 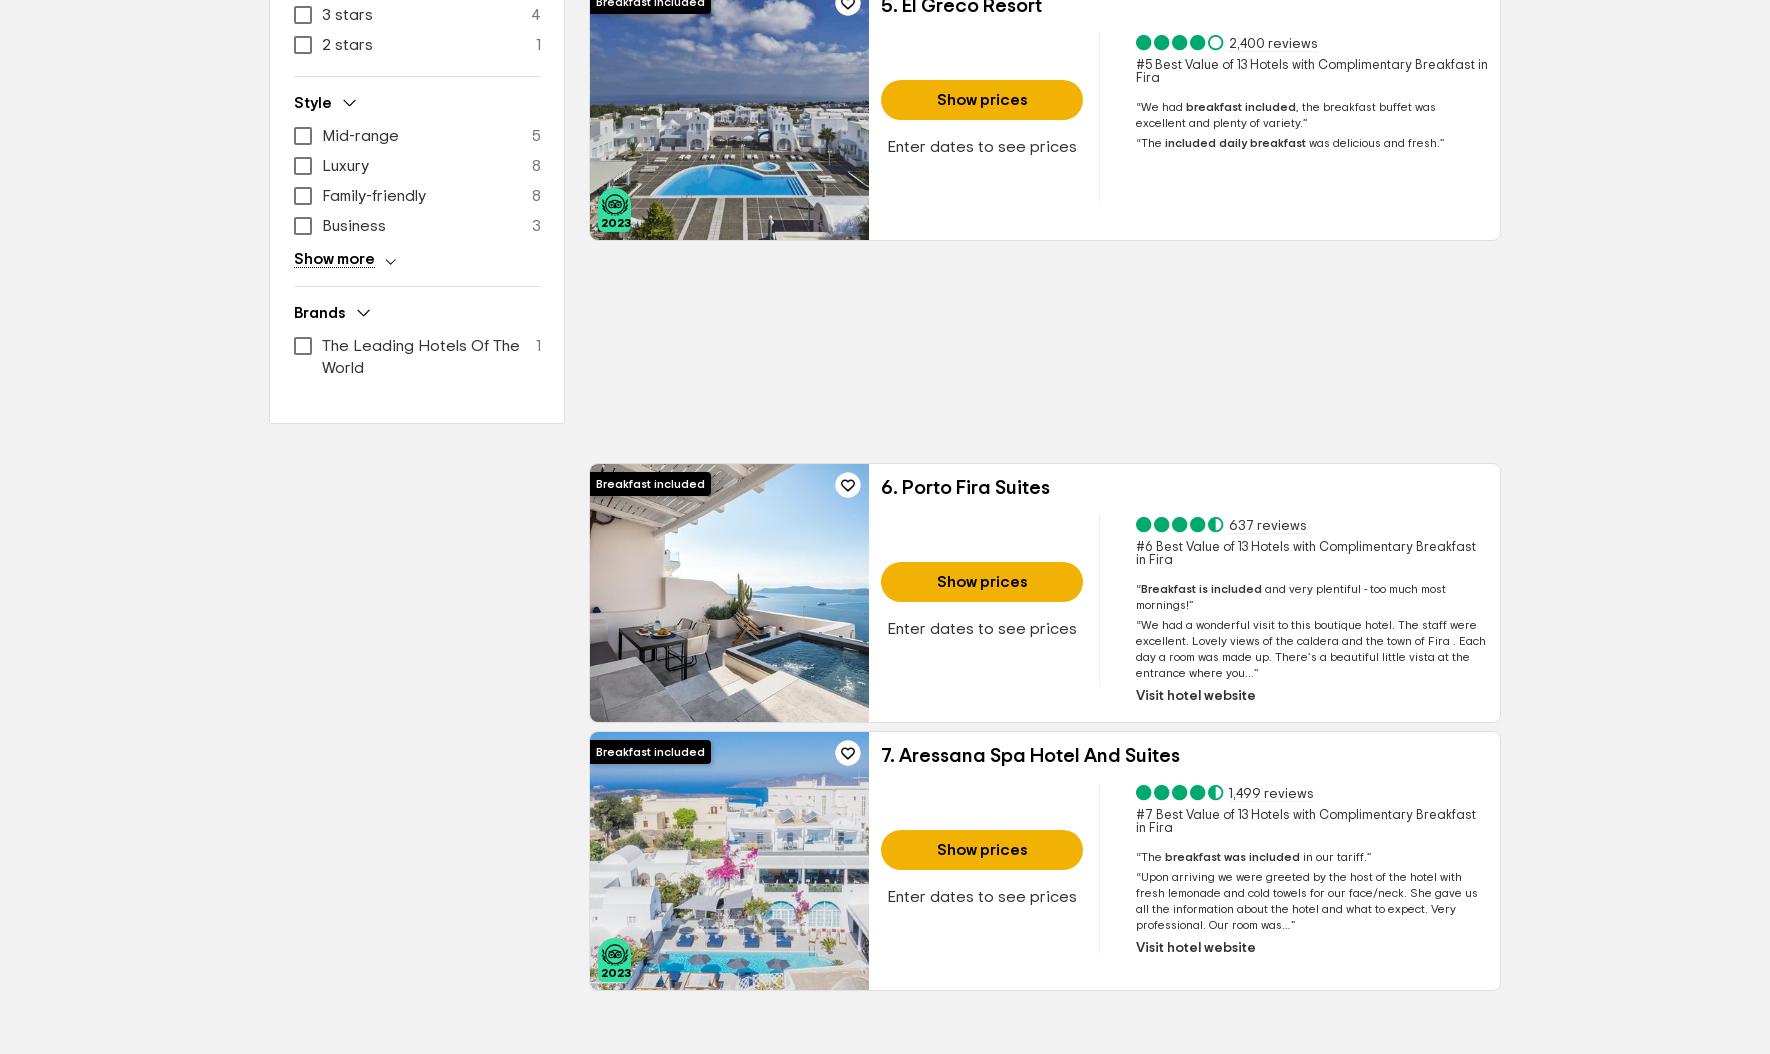 What do you see at coordinates (1310, 70) in the screenshot?
I see `'#5 Best Value of 13 Hotels with Complimentary Breakfast in Fira'` at bounding box center [1310, 70].